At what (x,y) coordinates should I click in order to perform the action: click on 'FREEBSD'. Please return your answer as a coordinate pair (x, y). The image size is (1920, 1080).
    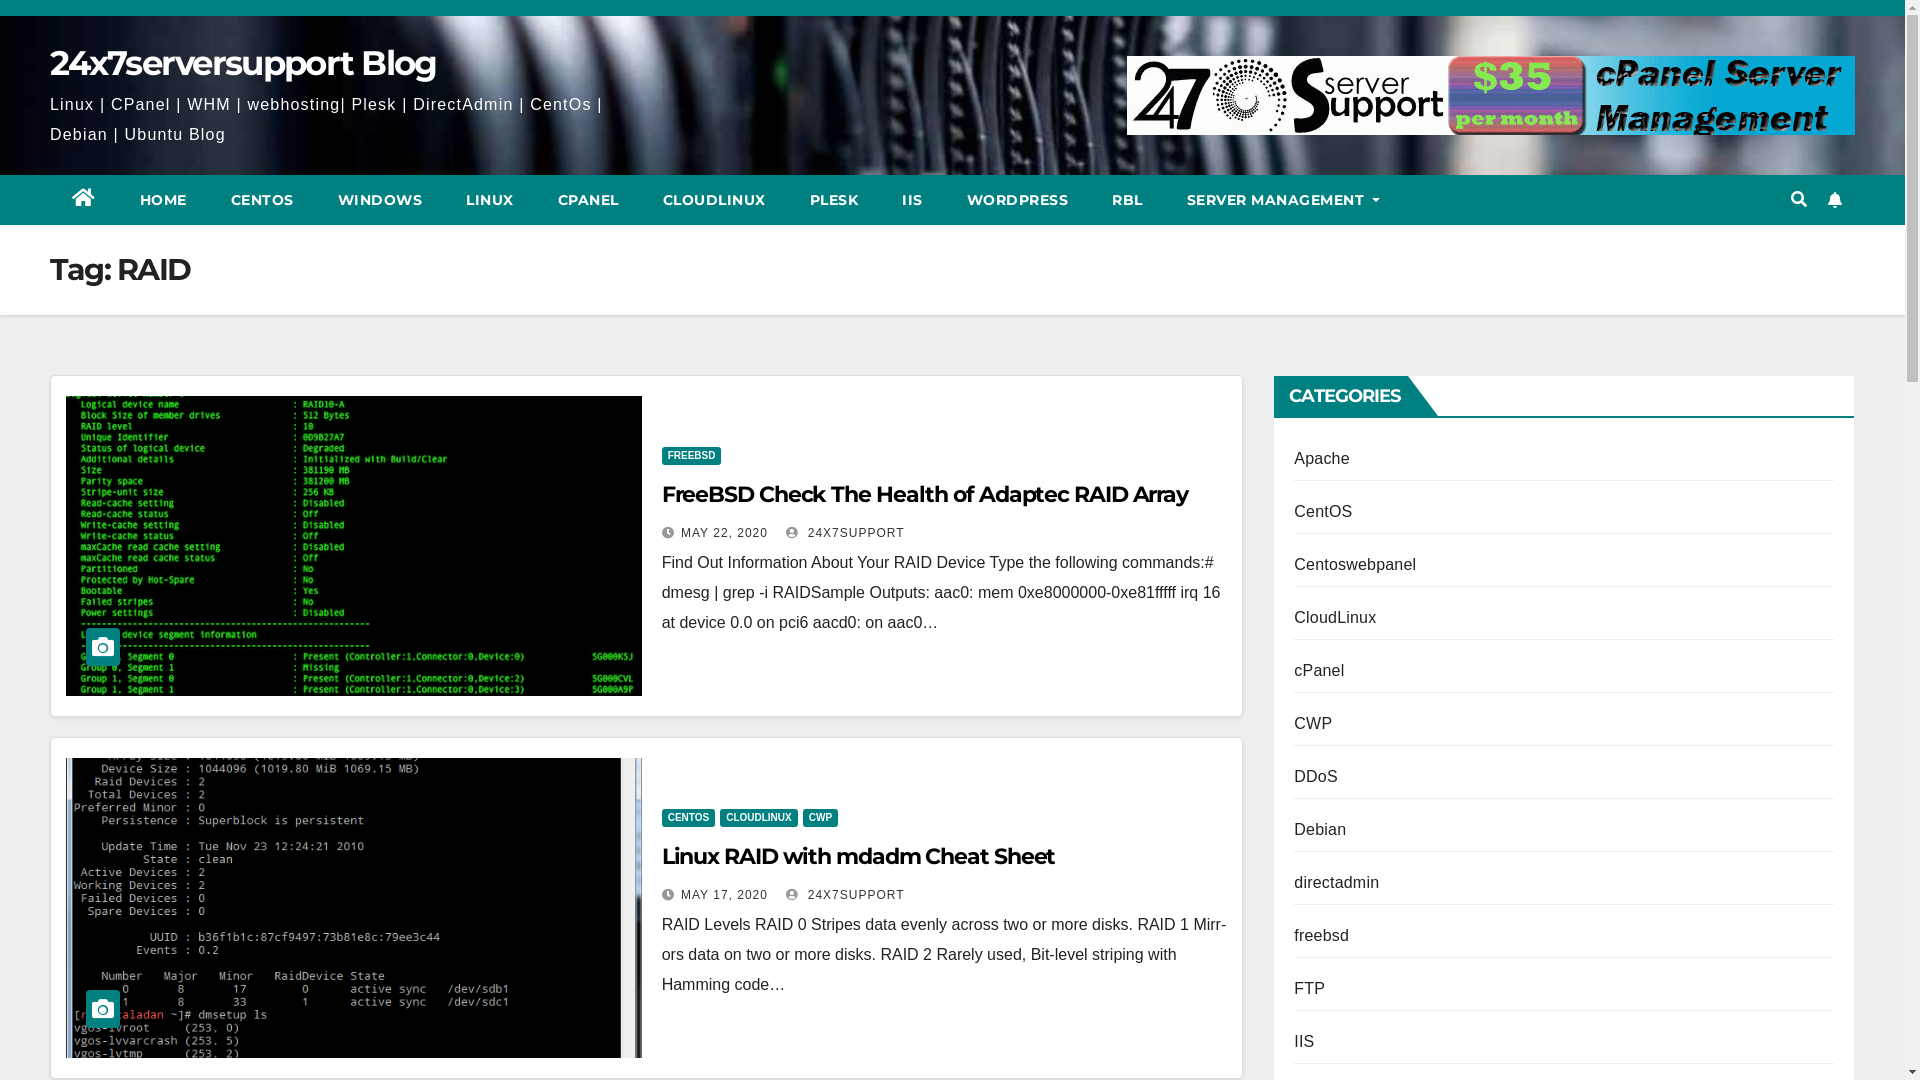
    Looking at the image, I should click on (691, 455).